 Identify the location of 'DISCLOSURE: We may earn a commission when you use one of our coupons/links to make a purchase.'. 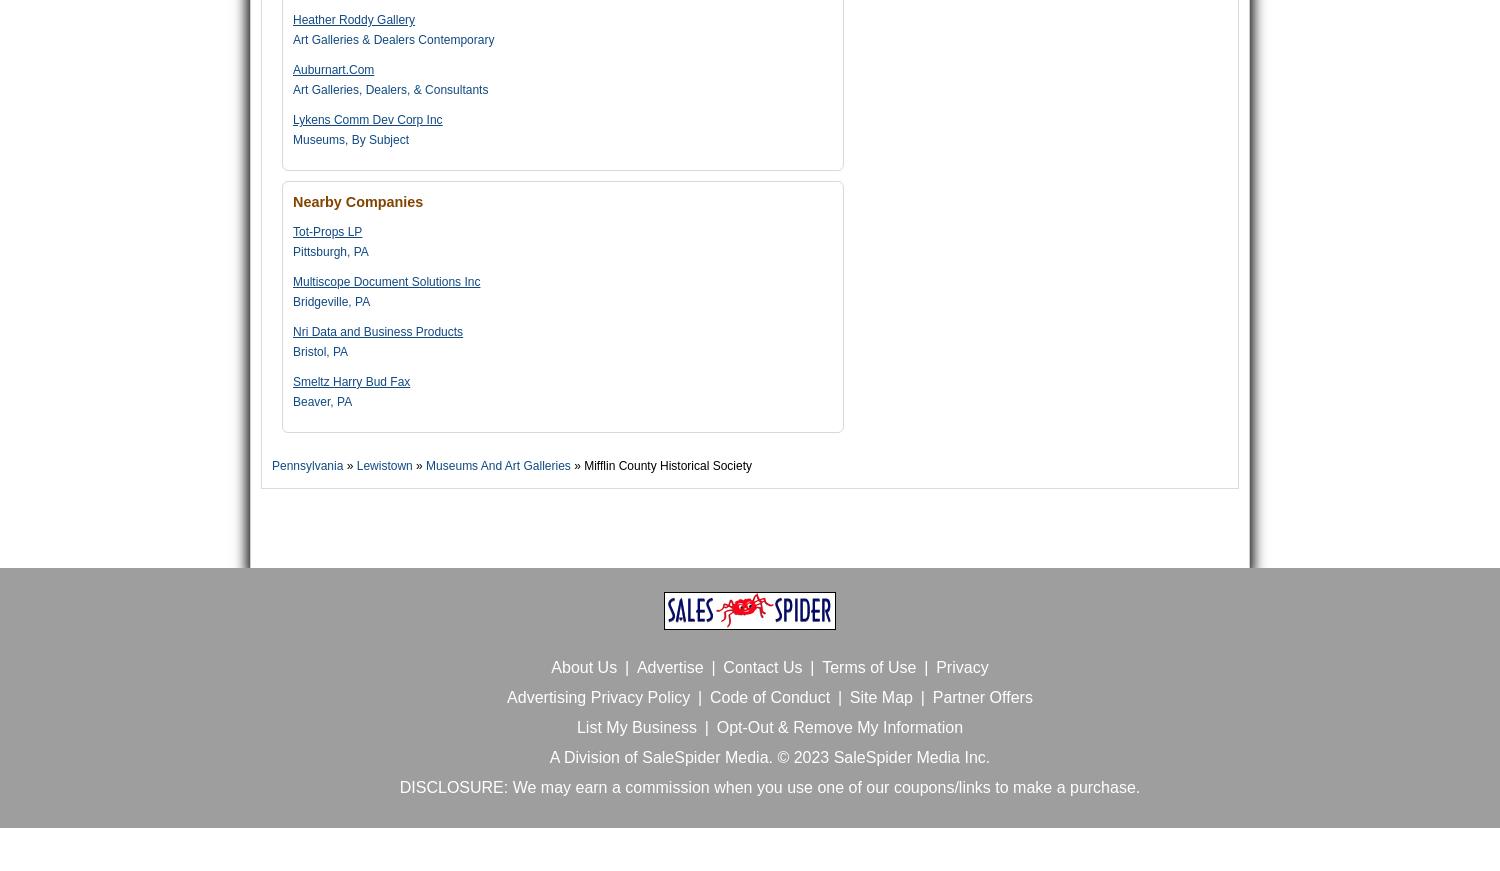
(769, 787).